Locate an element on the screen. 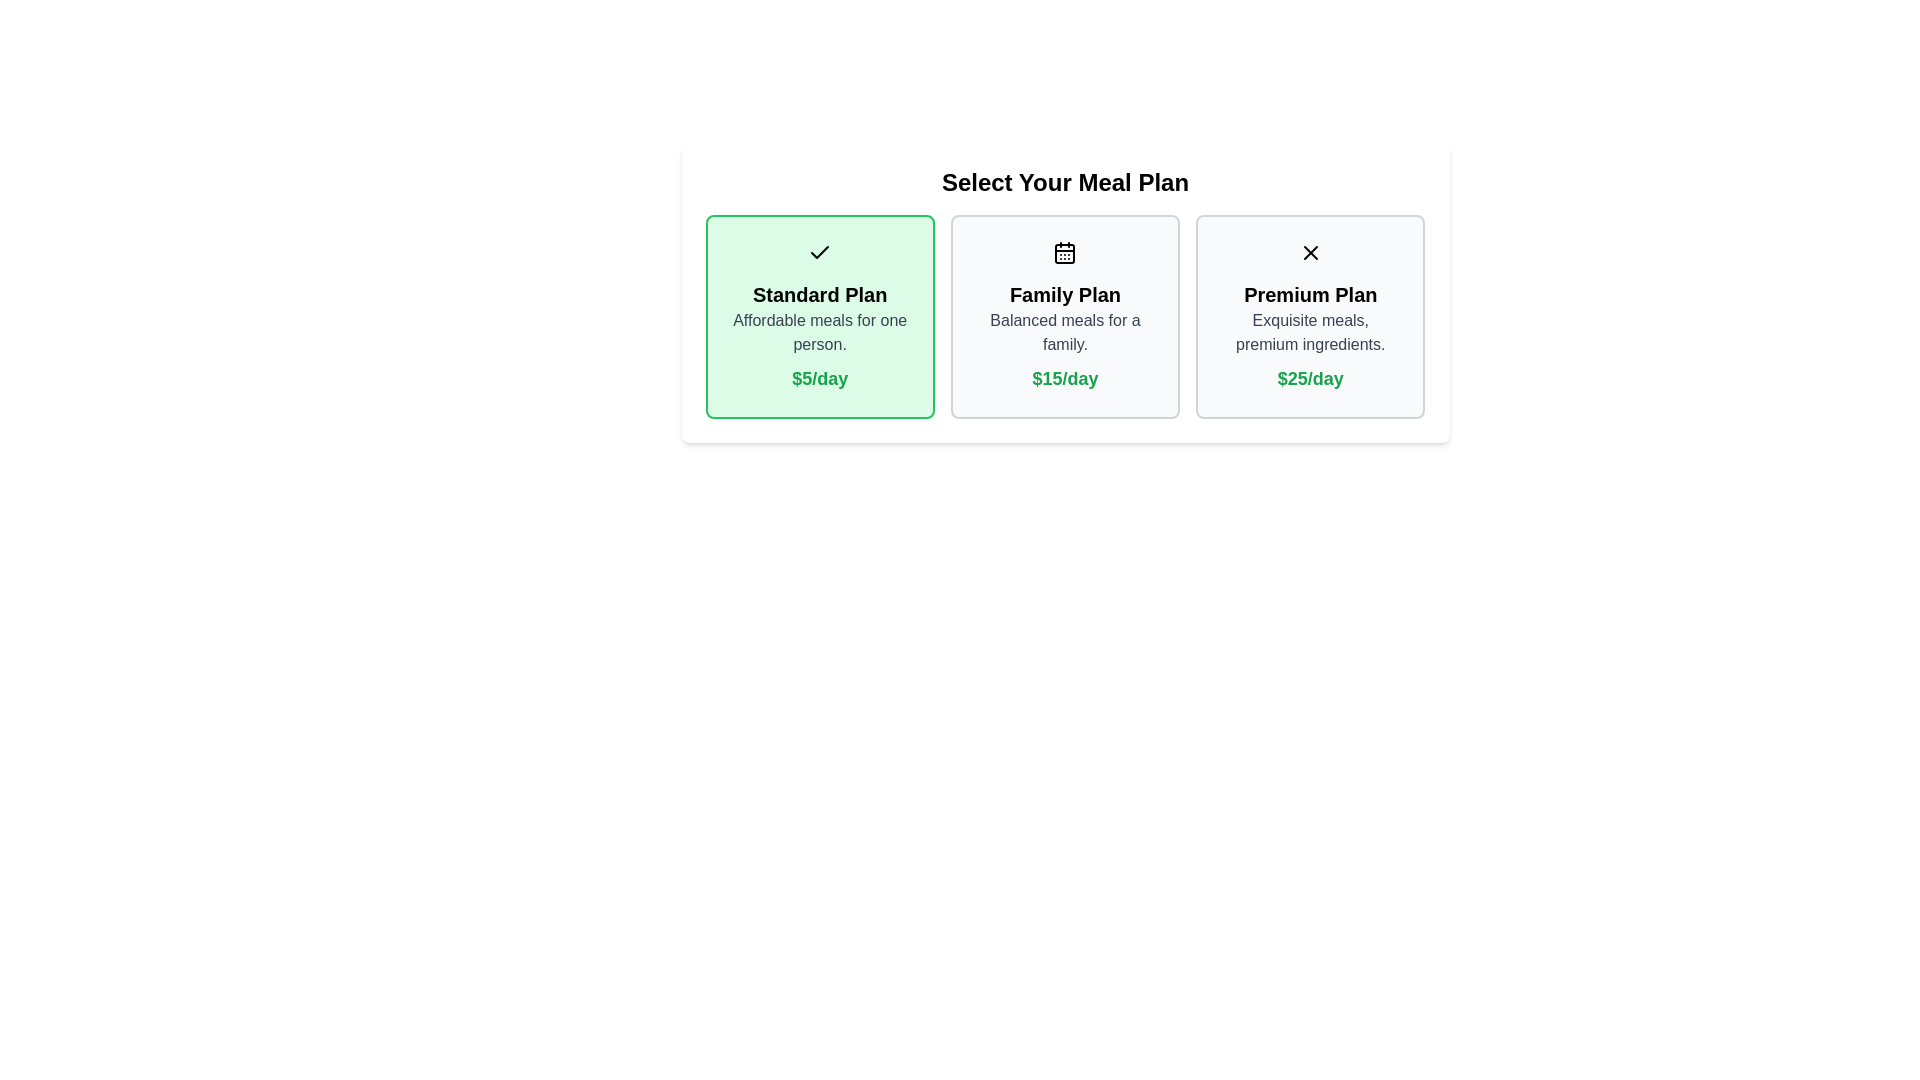 The height and width of the screenshot is (1080, 1920). the diagonal cross icon located in the upper center section of the third card titled 'Premium Plan' in the meal selection options is located at coordinates (1310, 252).